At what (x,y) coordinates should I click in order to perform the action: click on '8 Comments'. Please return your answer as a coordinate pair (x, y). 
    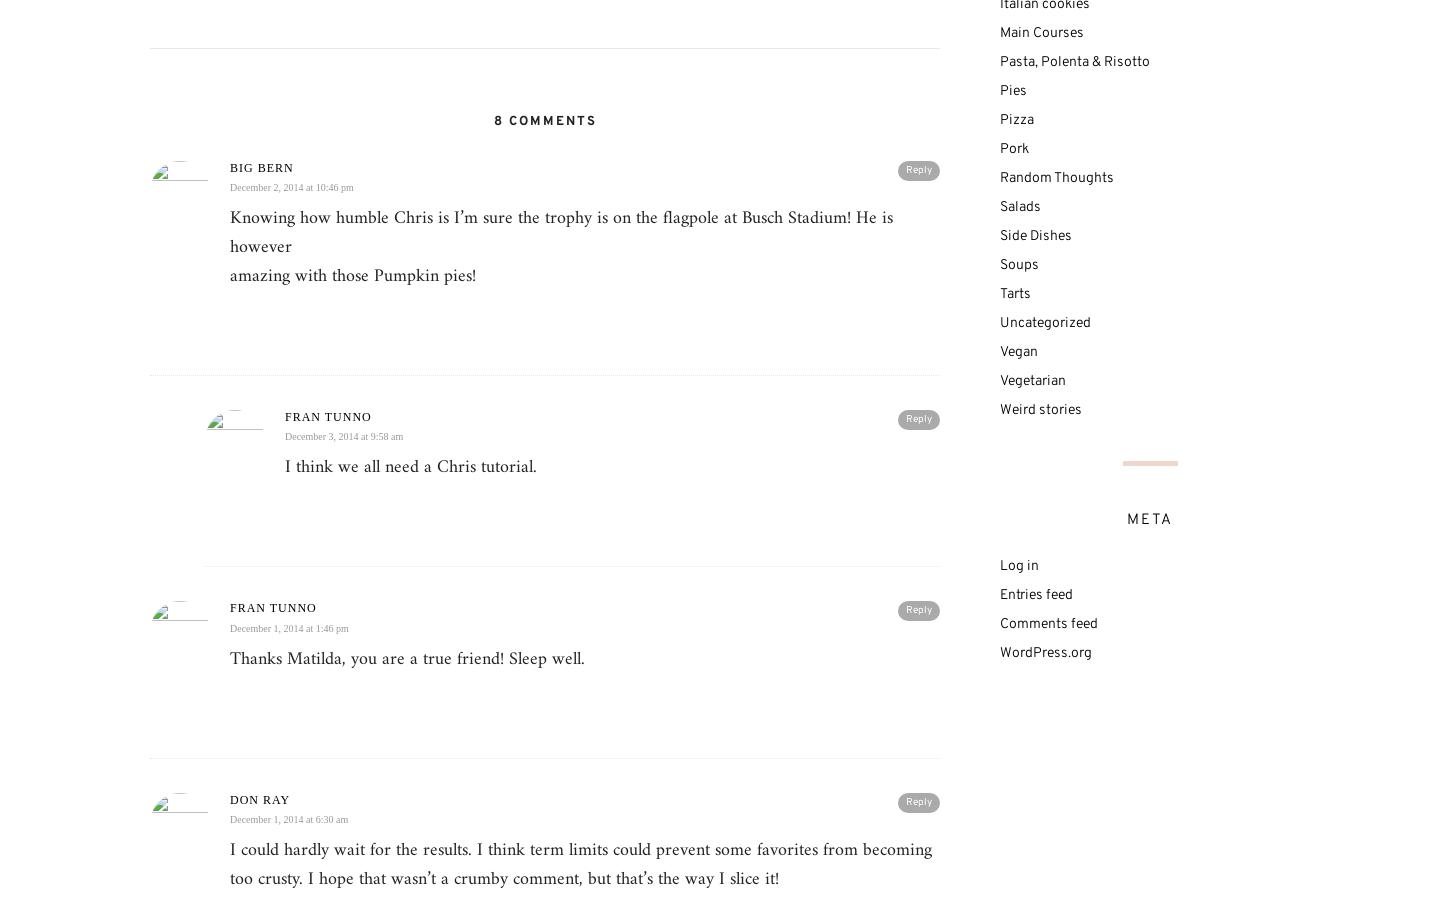
    Looking at the image, I should click on (544, 121).